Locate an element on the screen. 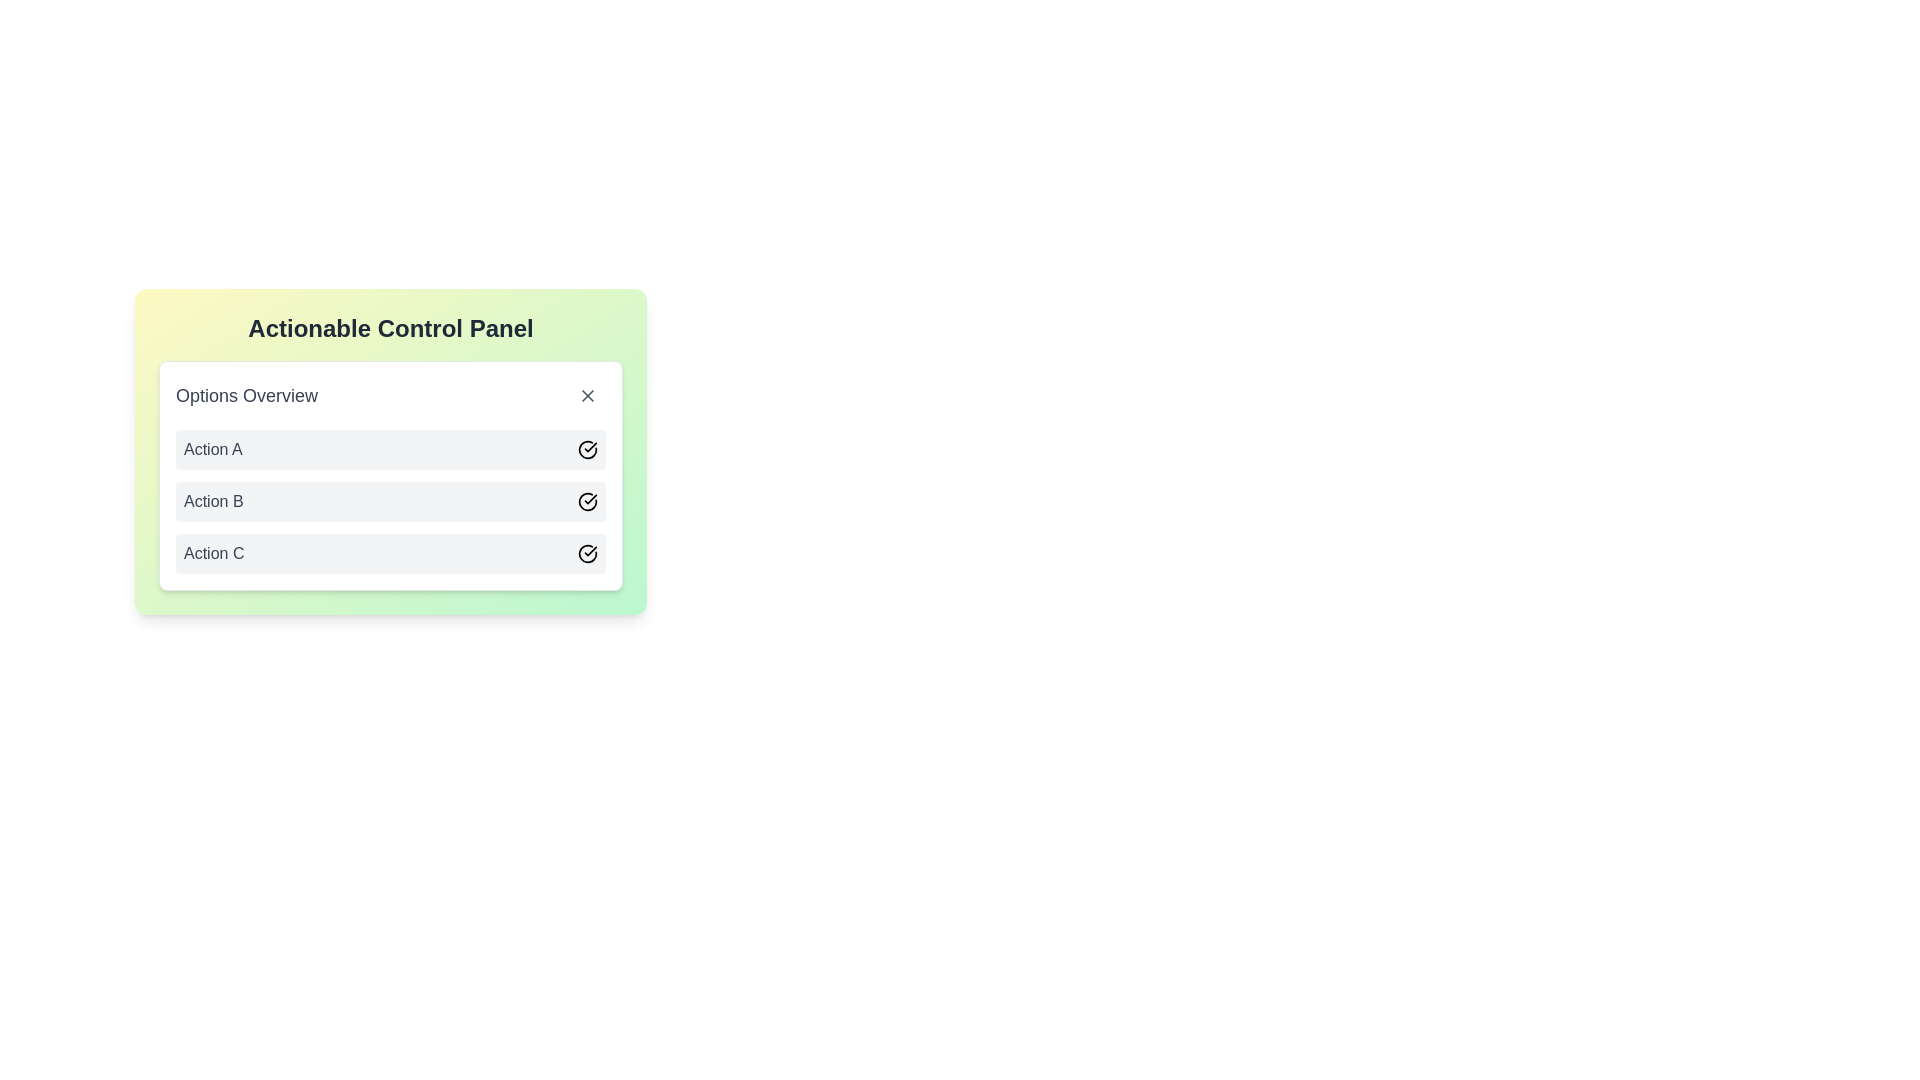 The width and height of the screenshot is (1920, 1080). the third actionable row titled 'Action C' in the 'Options Overview' is located at coordinates (390, 554).